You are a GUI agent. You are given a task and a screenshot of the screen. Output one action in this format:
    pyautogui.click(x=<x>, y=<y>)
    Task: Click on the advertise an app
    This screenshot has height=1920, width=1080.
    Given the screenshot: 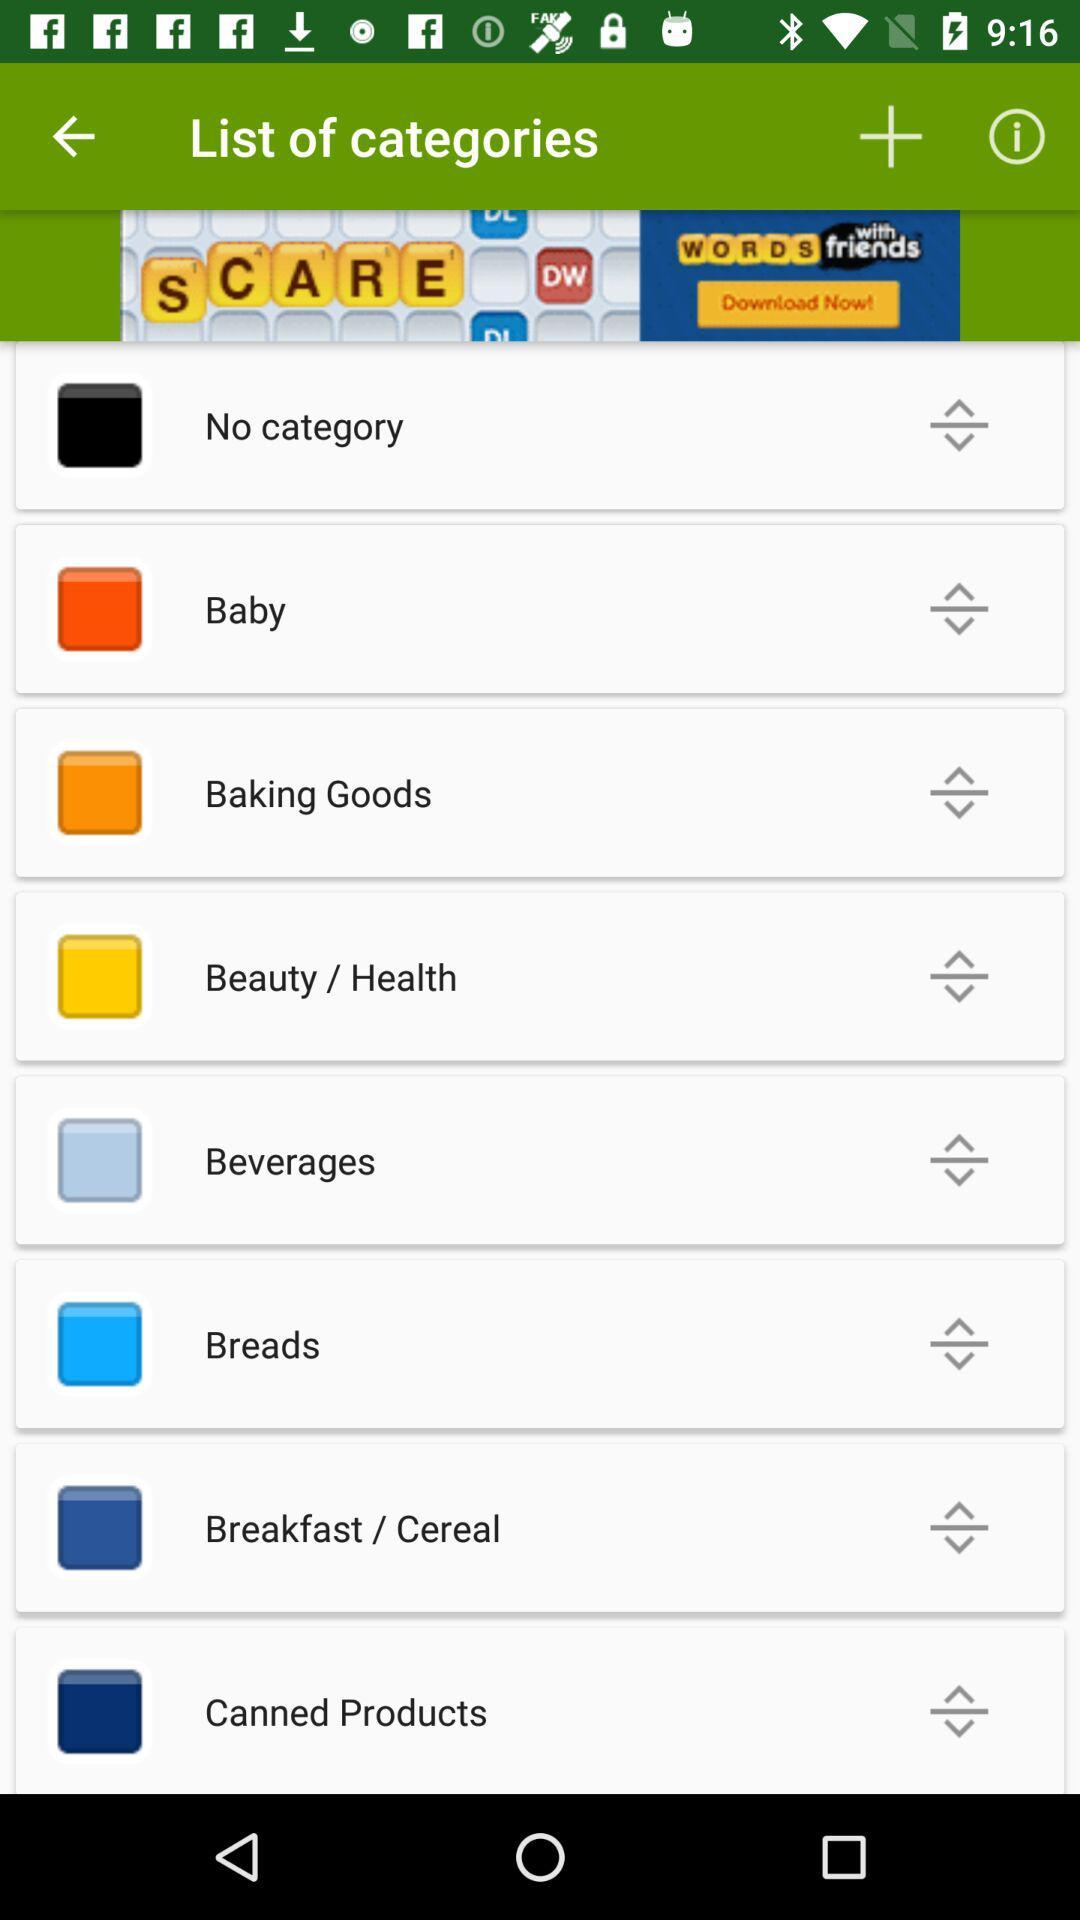 What is the action you would take?
    pyautogui.click(x=540, y=274)
    